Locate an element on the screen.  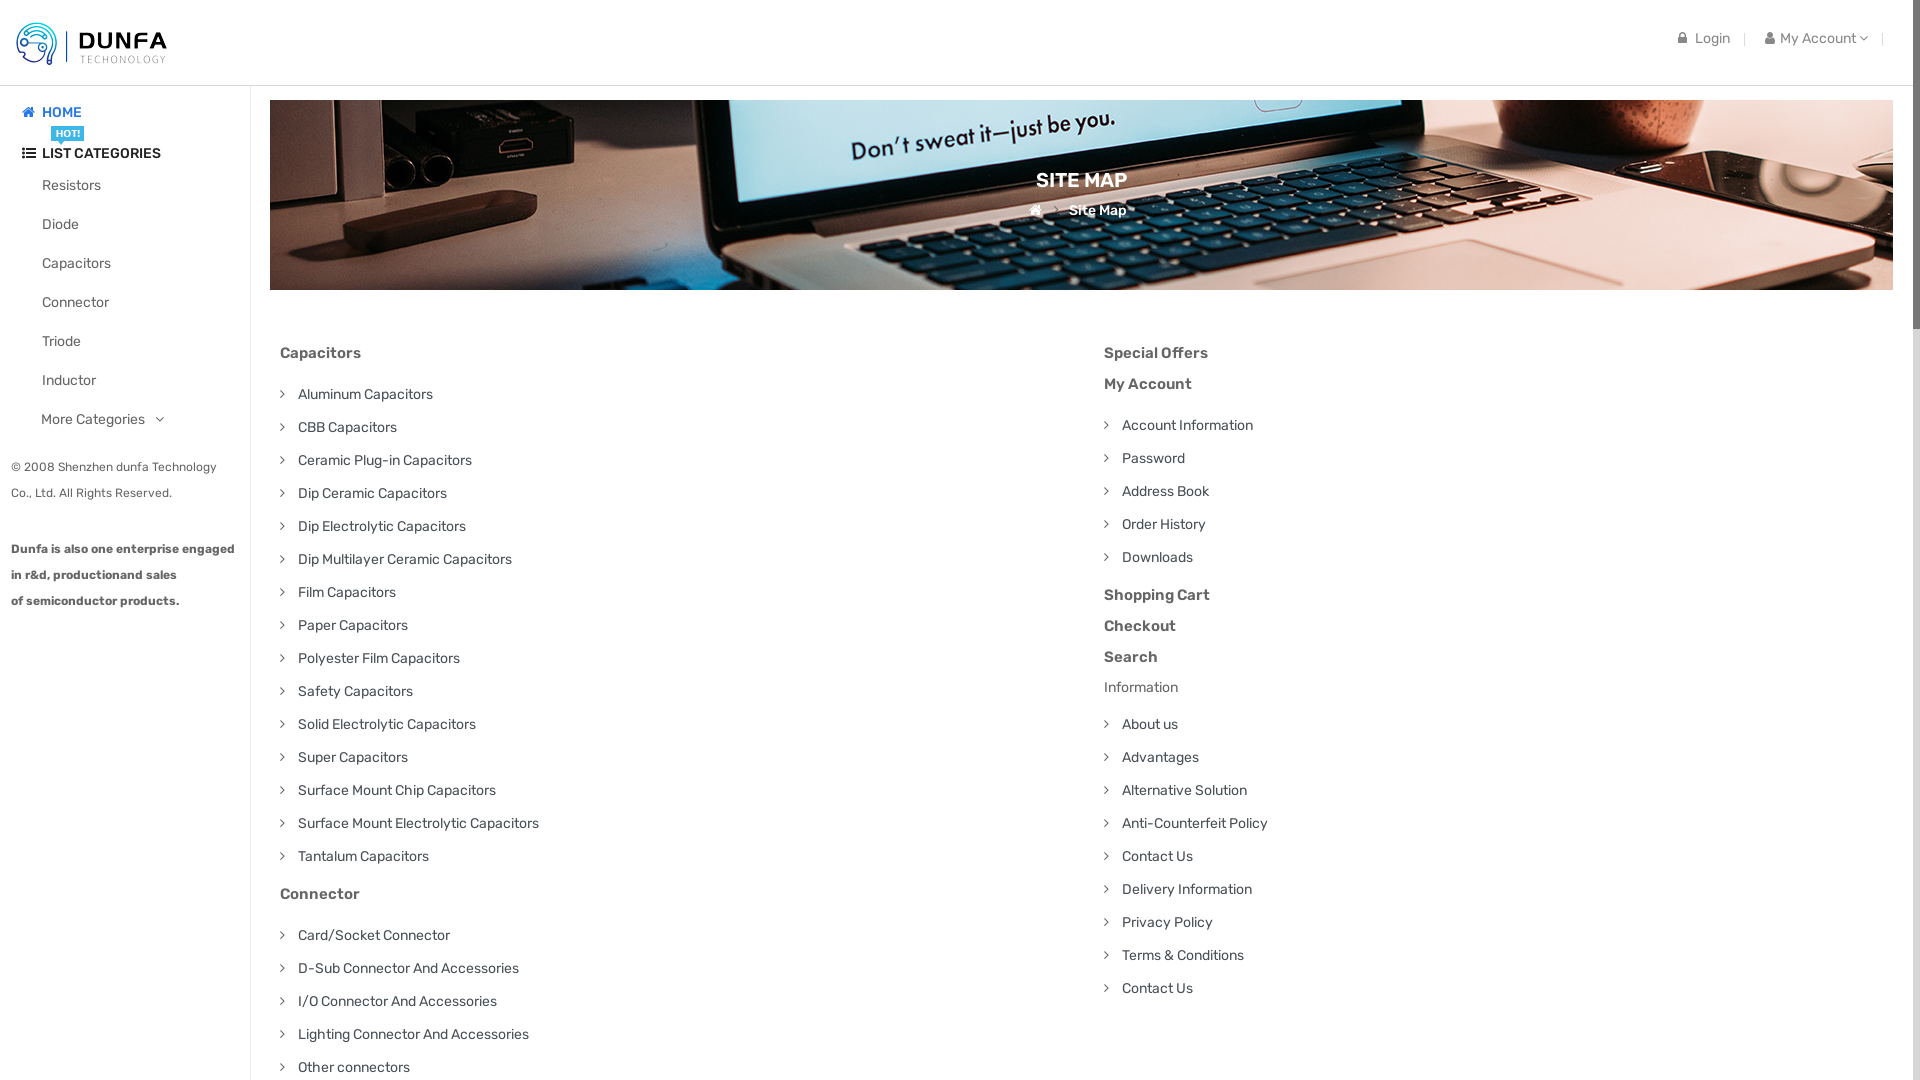
'Downloads' is located at coordinates (1157, 557).